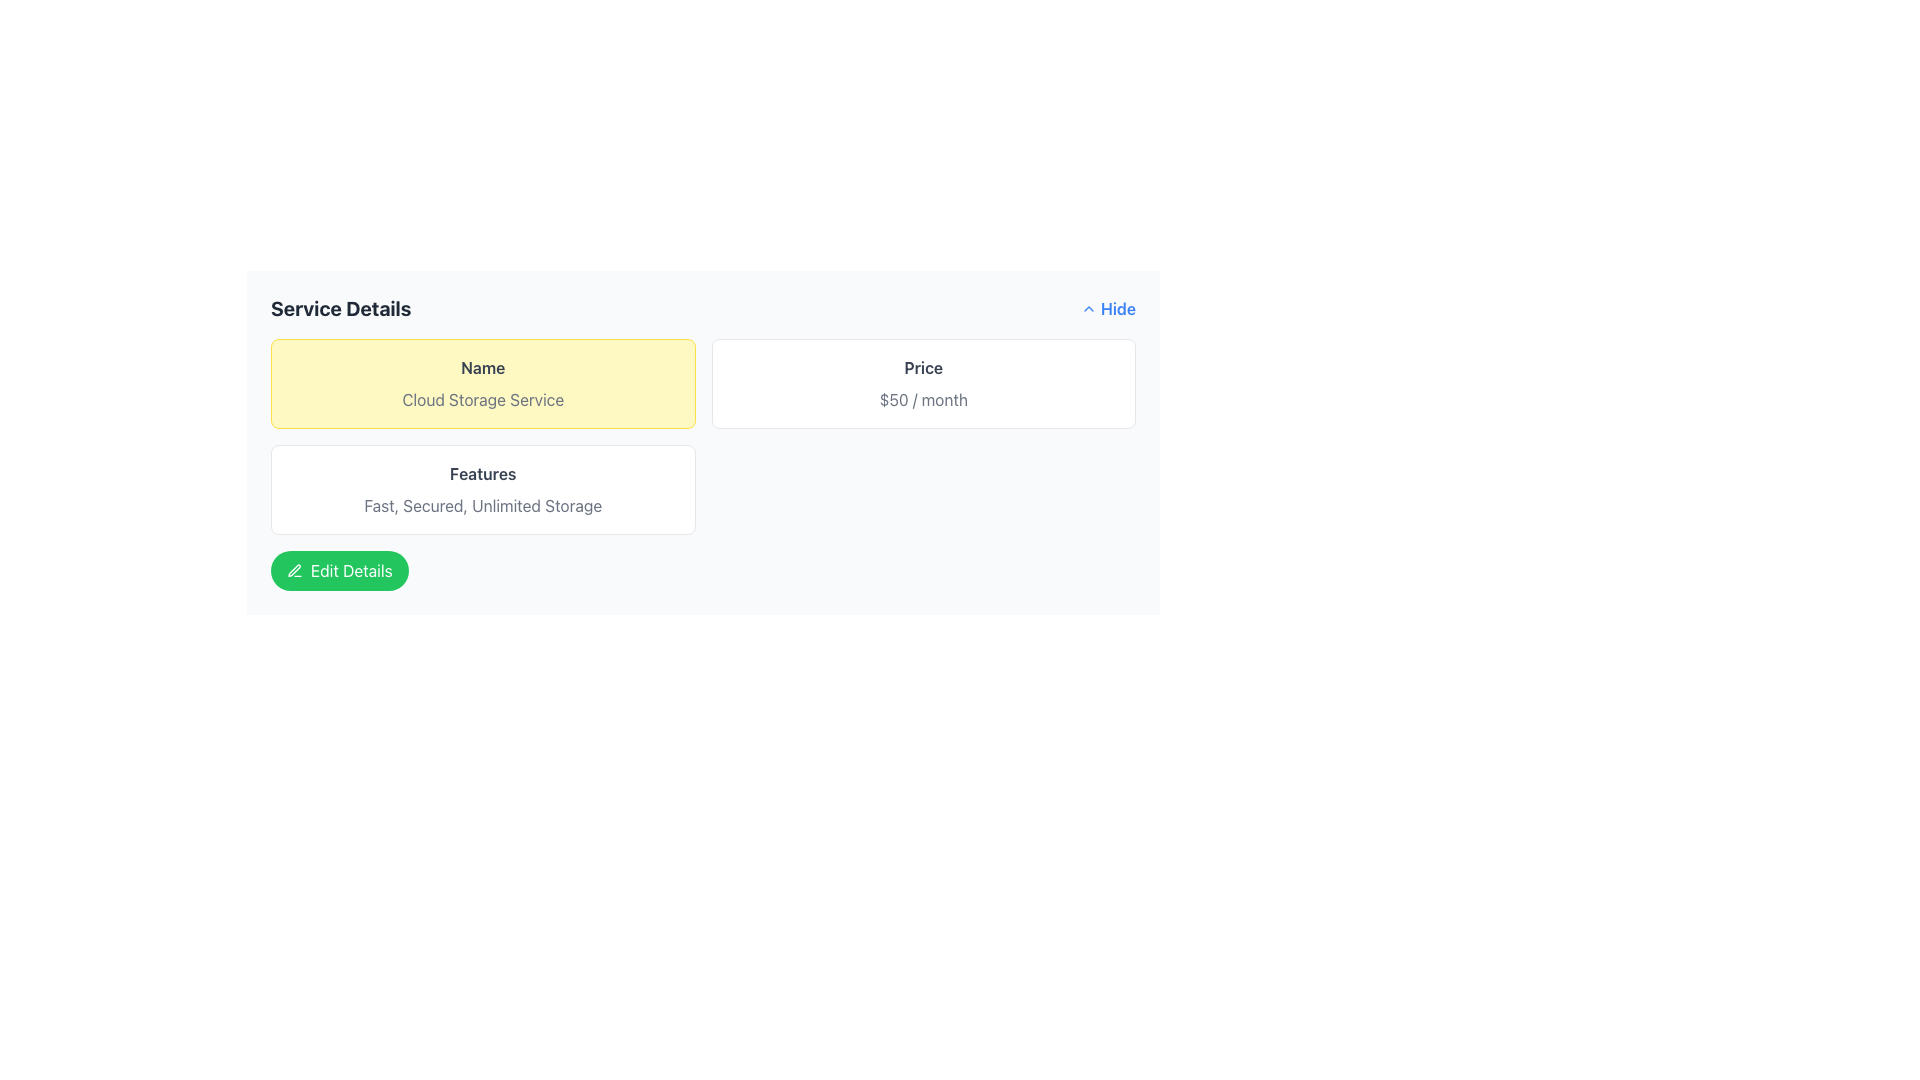 This screenshot has width=1920, height=1080. Describe the element at coordinates (1087, 308) in the screenshot. I see `the chevron-up icon located in the top-right corner of the interface` at that location.